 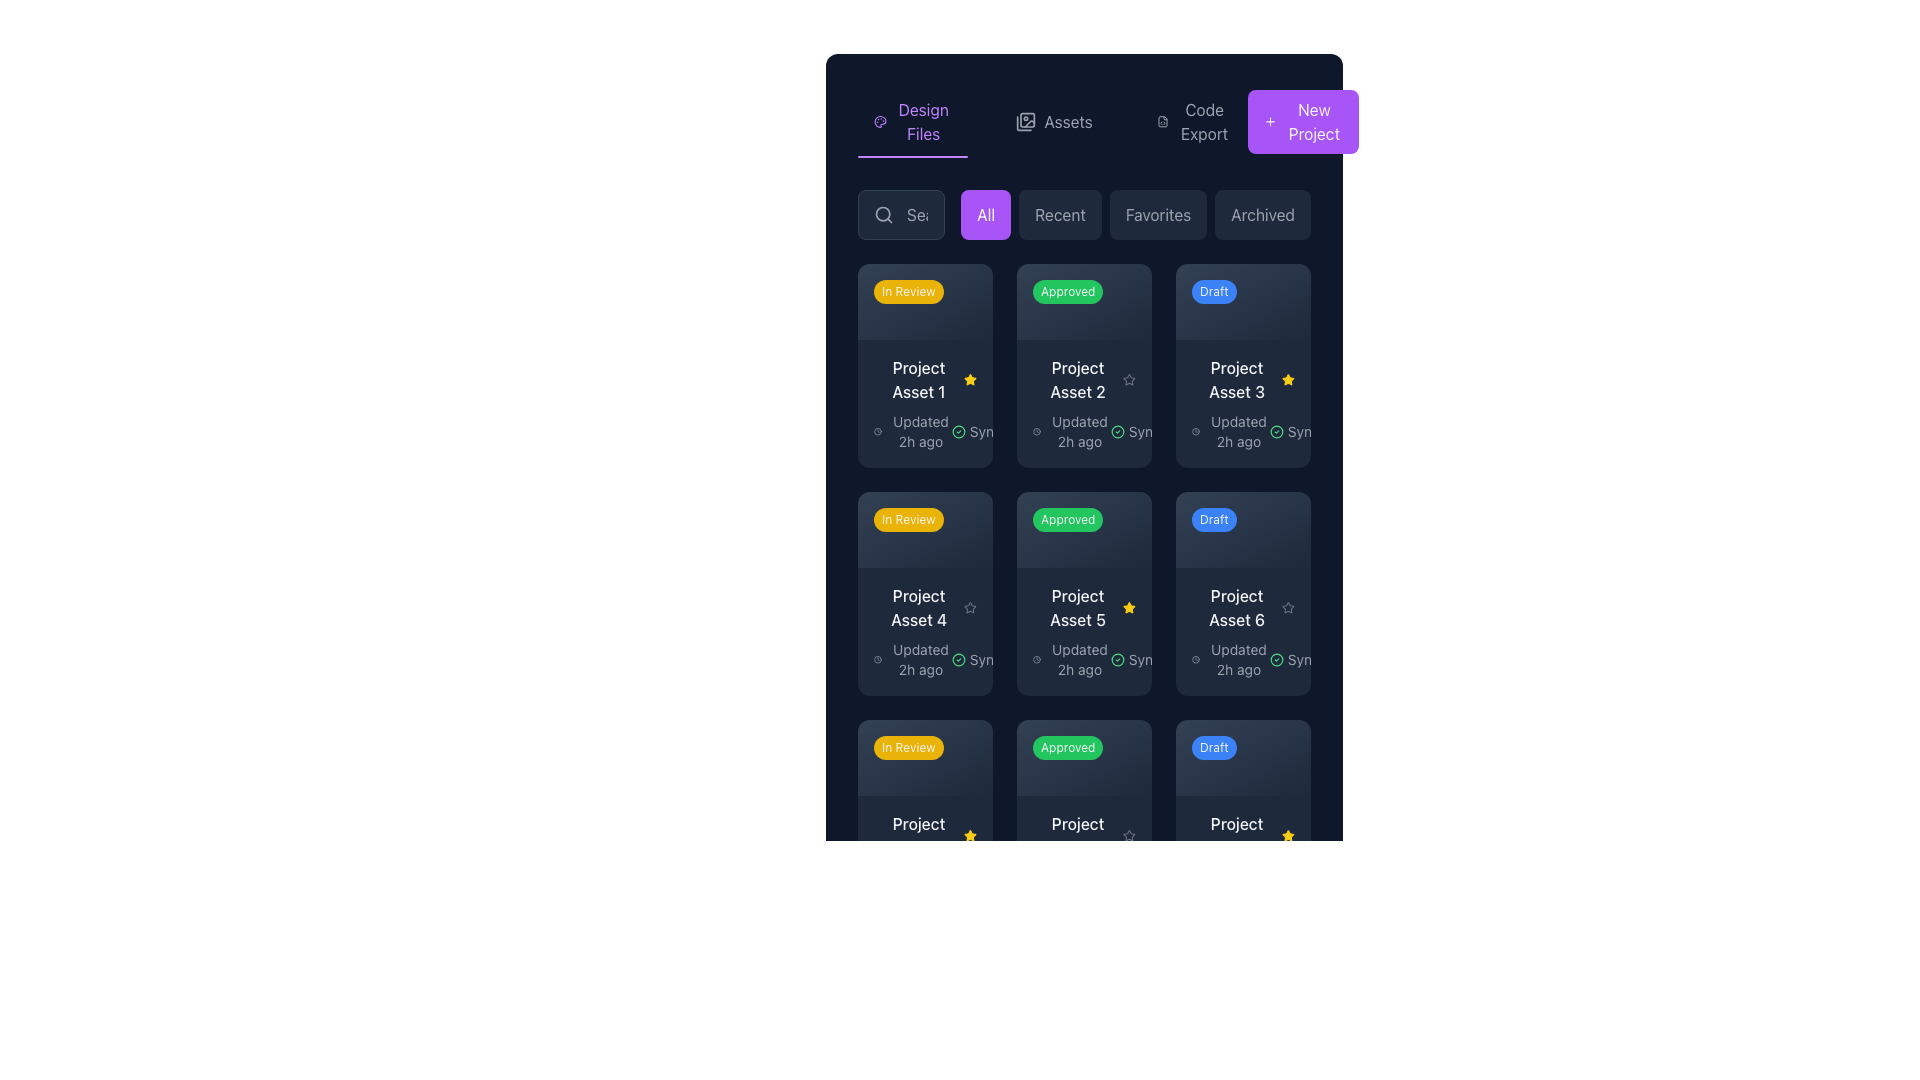 I want to click on informational indicator displaying 'Updated 2h ago' with a green checkmark and 'Synced' text, located in the second column and second row of the grid layout within the 'Project Asset 5' card, so click(x=1083, y=659).